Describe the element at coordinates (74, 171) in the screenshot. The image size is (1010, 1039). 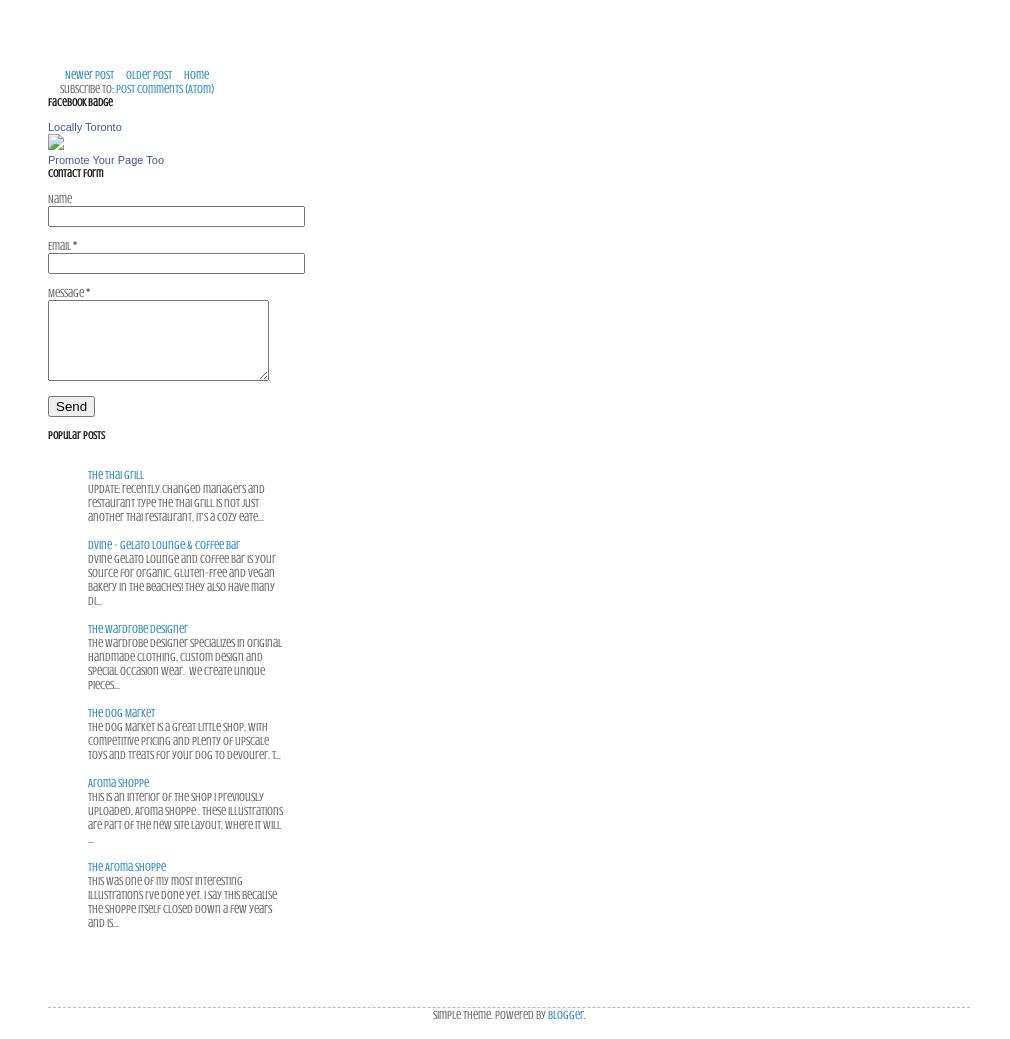
I see `'Contact Form'` at that location.